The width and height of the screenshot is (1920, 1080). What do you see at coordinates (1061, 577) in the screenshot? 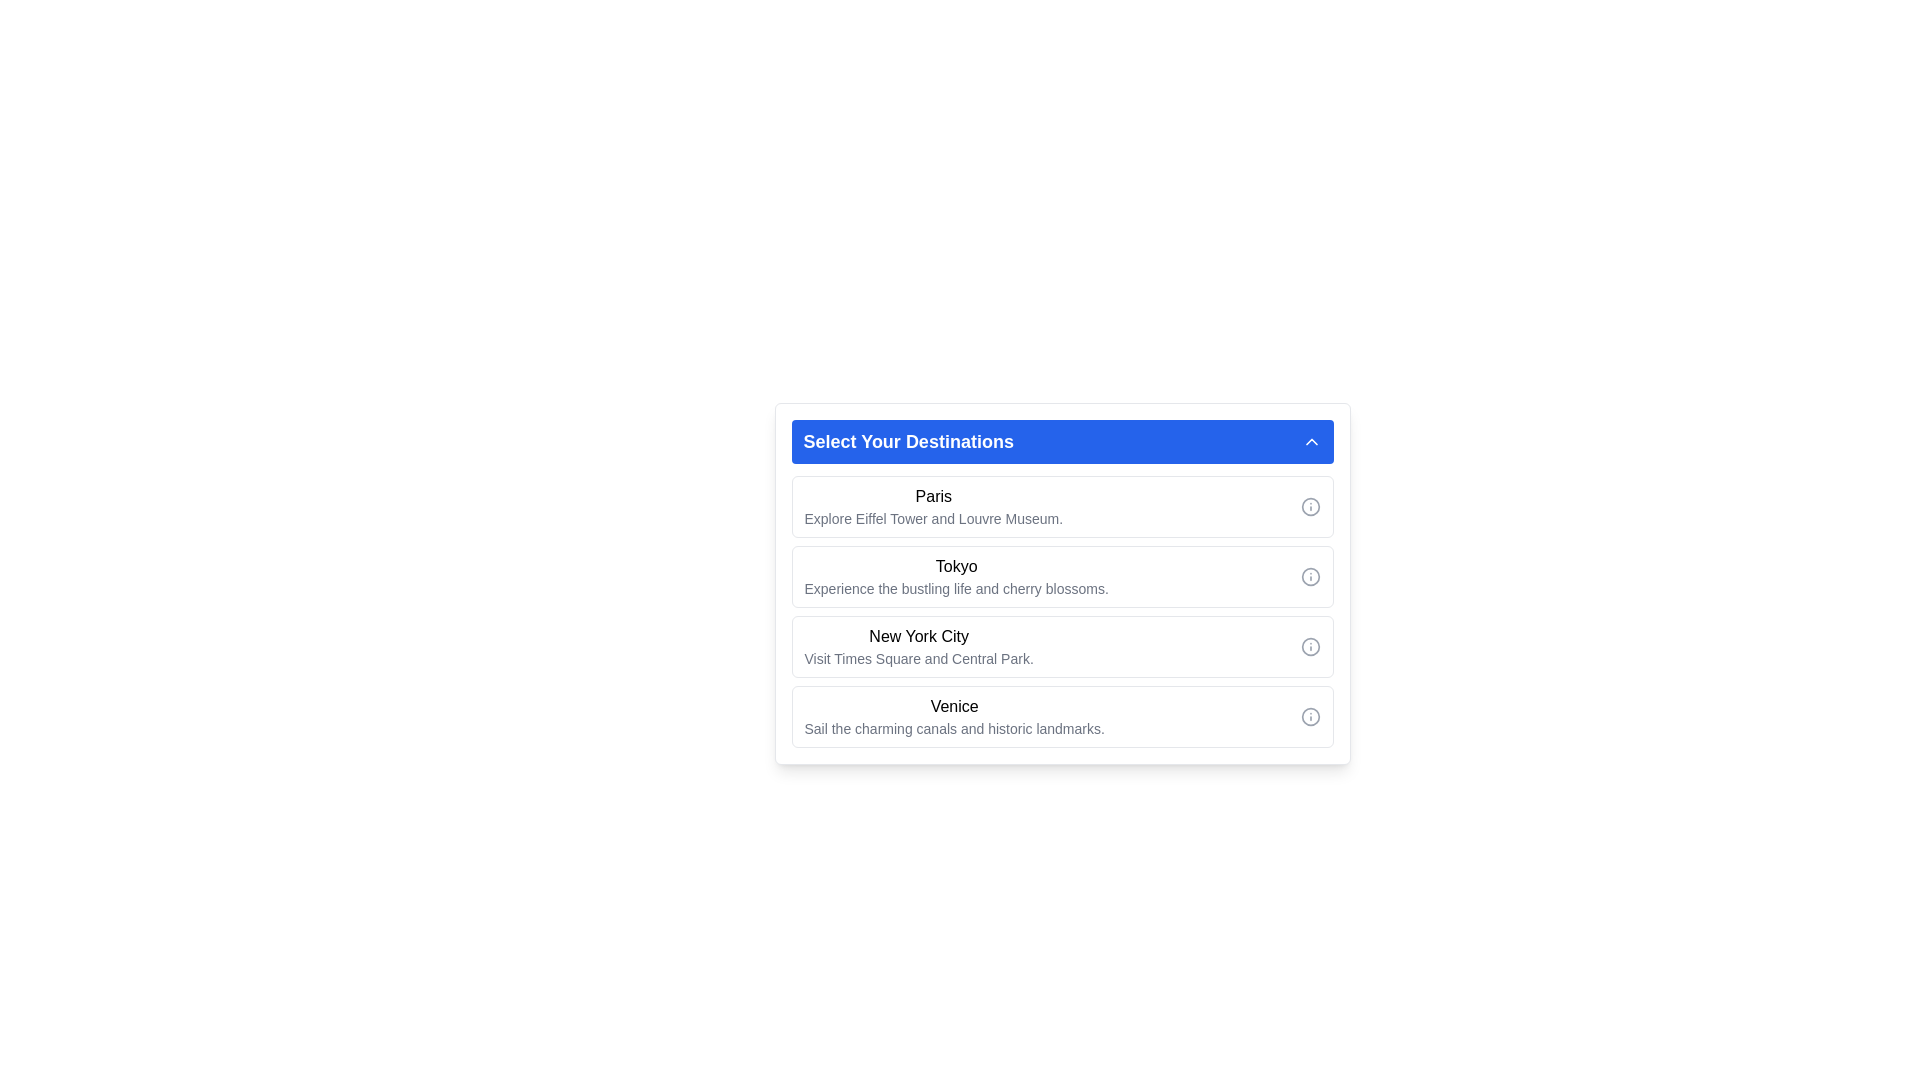
I see `the 'i' icon in the selectable list item for 'Tokyo', which provides additional information about the destination` at bounding box center [1061, 577].